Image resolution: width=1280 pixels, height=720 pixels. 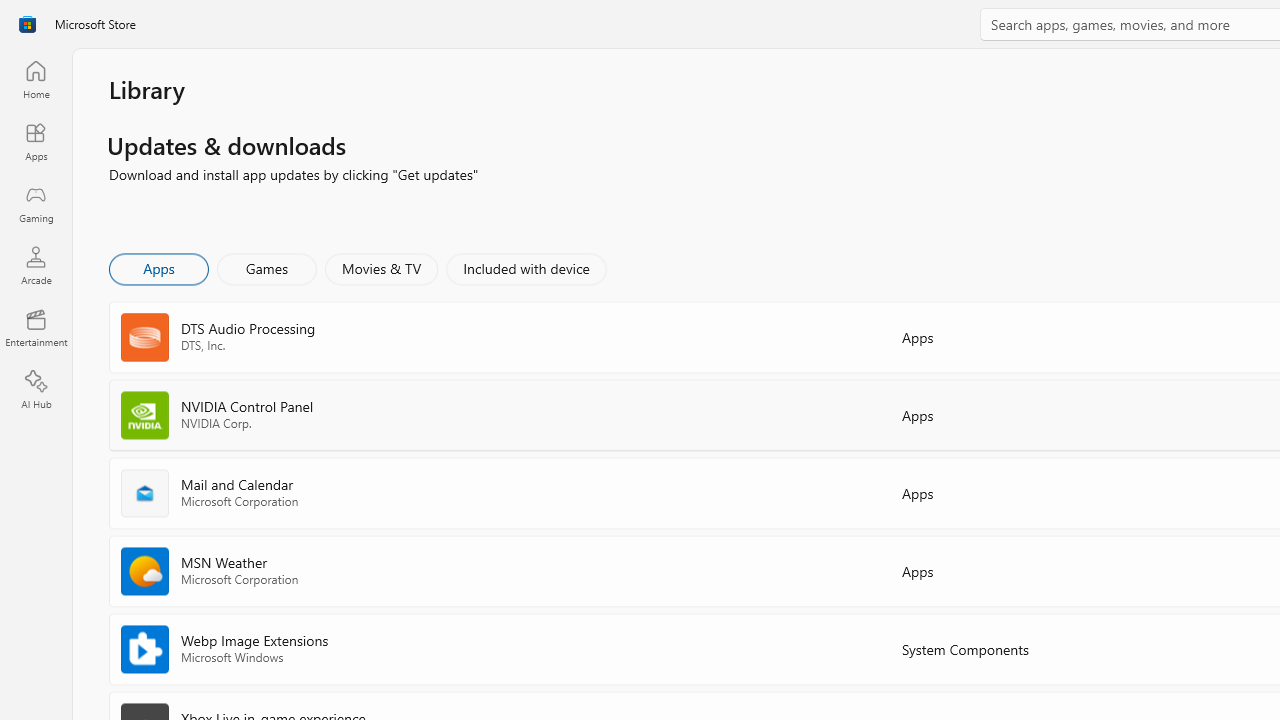 I want to click on 'AI Hub', so click(x=35, y=390).